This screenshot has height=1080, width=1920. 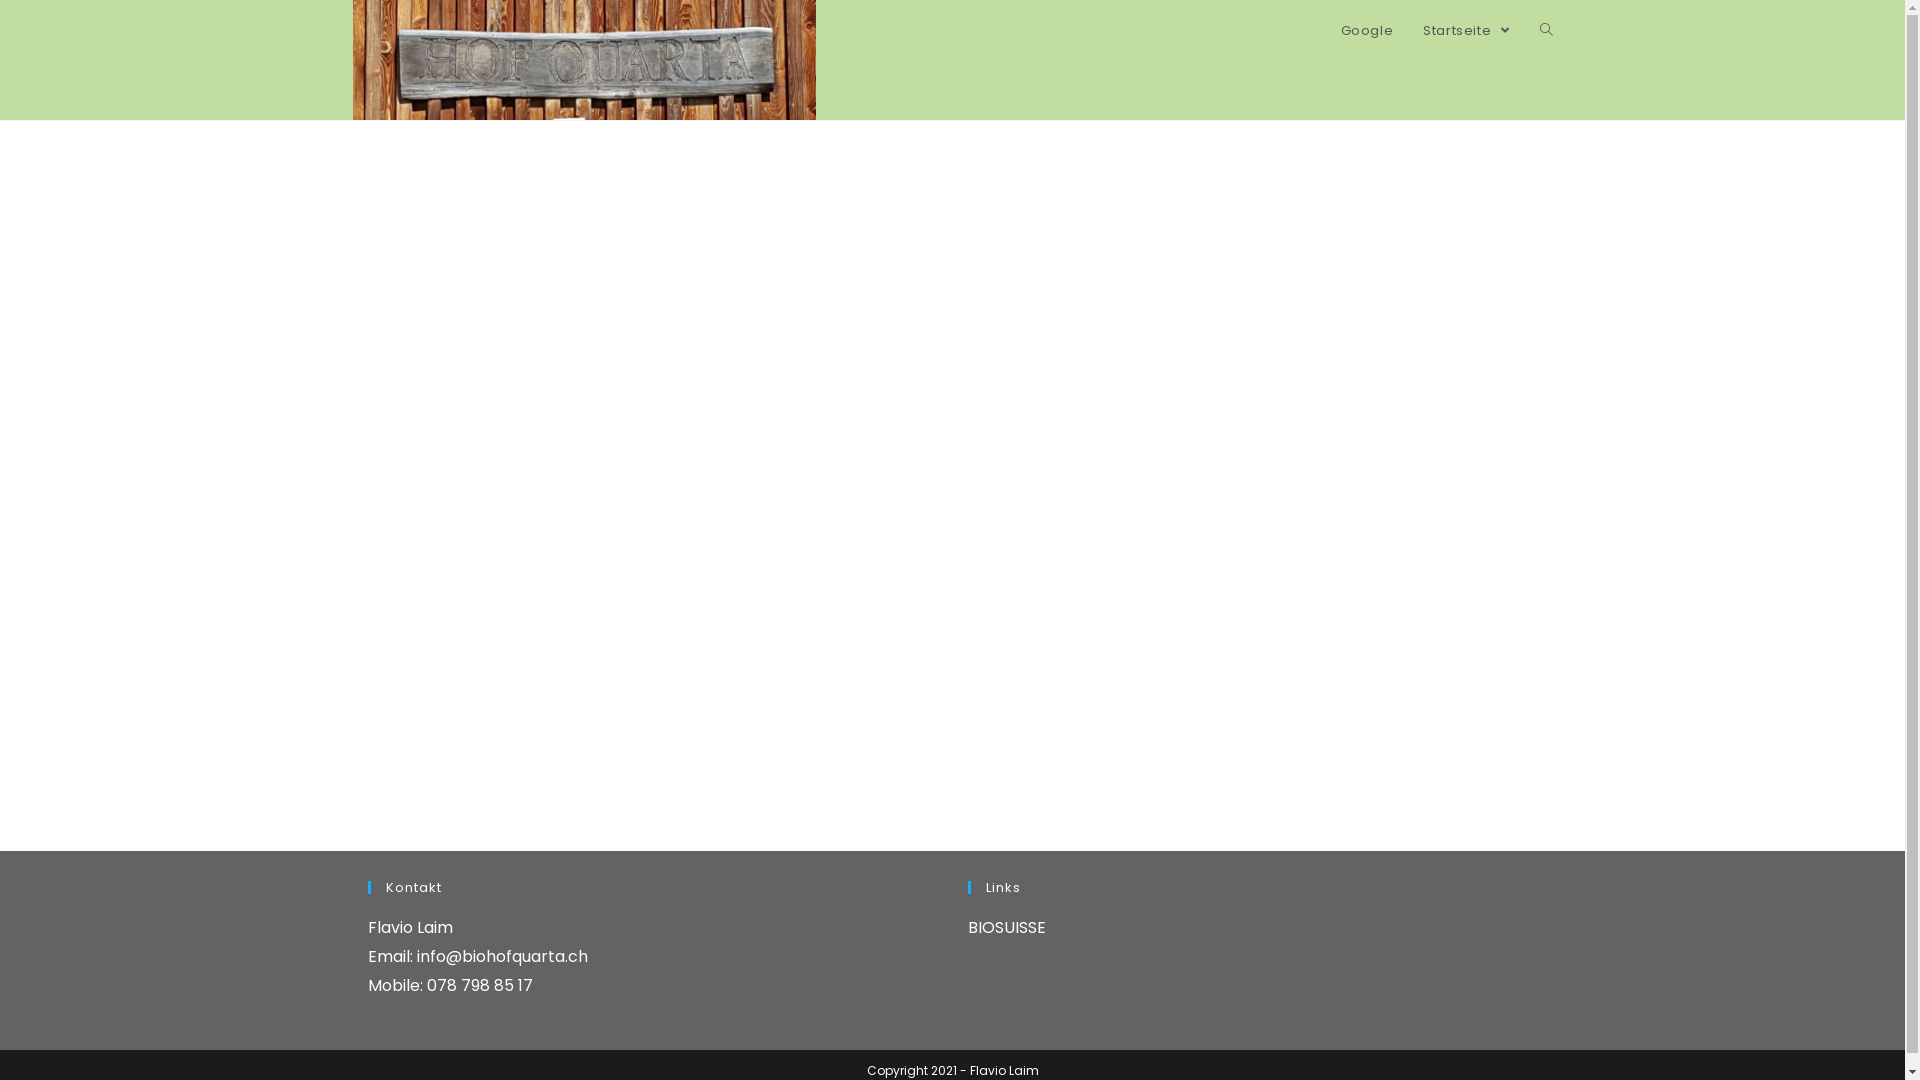 What do you see at coordinates (1406, 30) in the screenshot?
I see `'Startseite'` at bounding box center [1406, 30].